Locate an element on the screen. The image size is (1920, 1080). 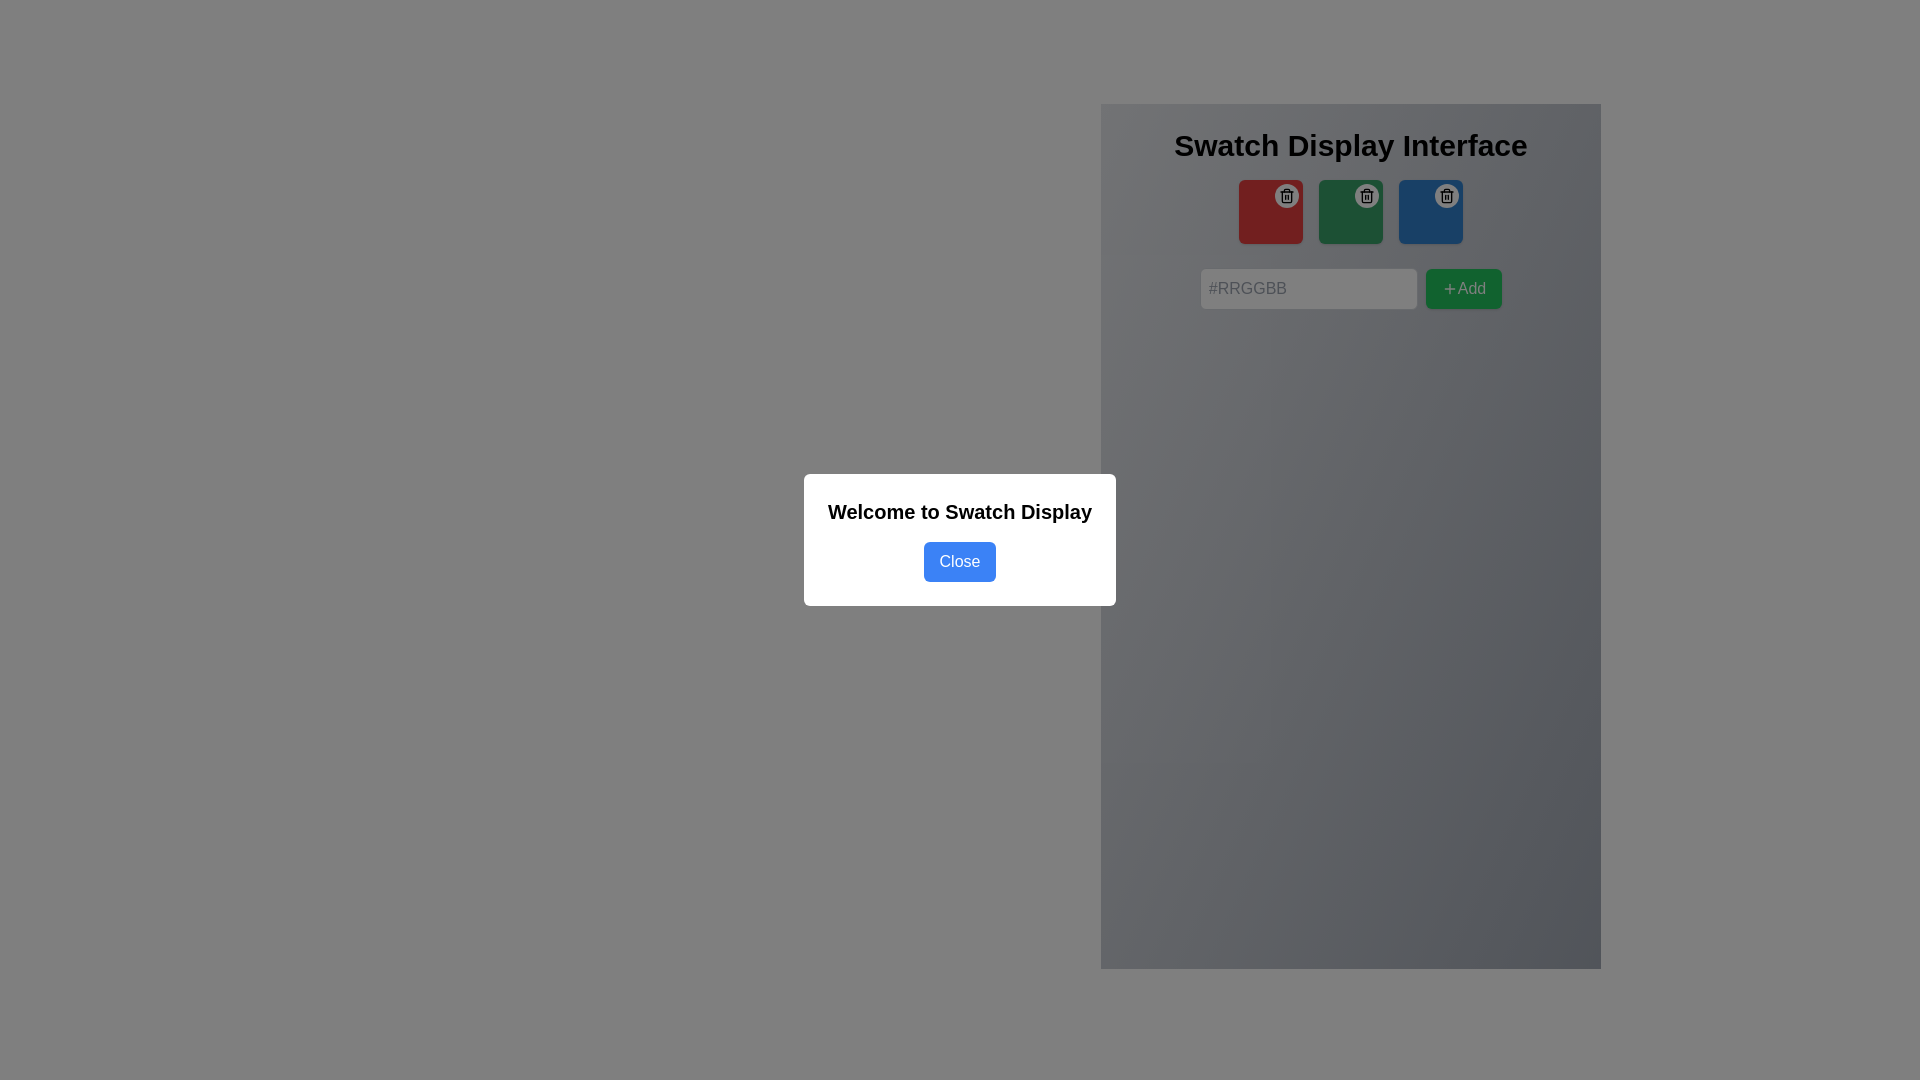
the small circular button located at the top-right corner of the deep blue square tile with rounded corners is located at coordinates (1429, 212).